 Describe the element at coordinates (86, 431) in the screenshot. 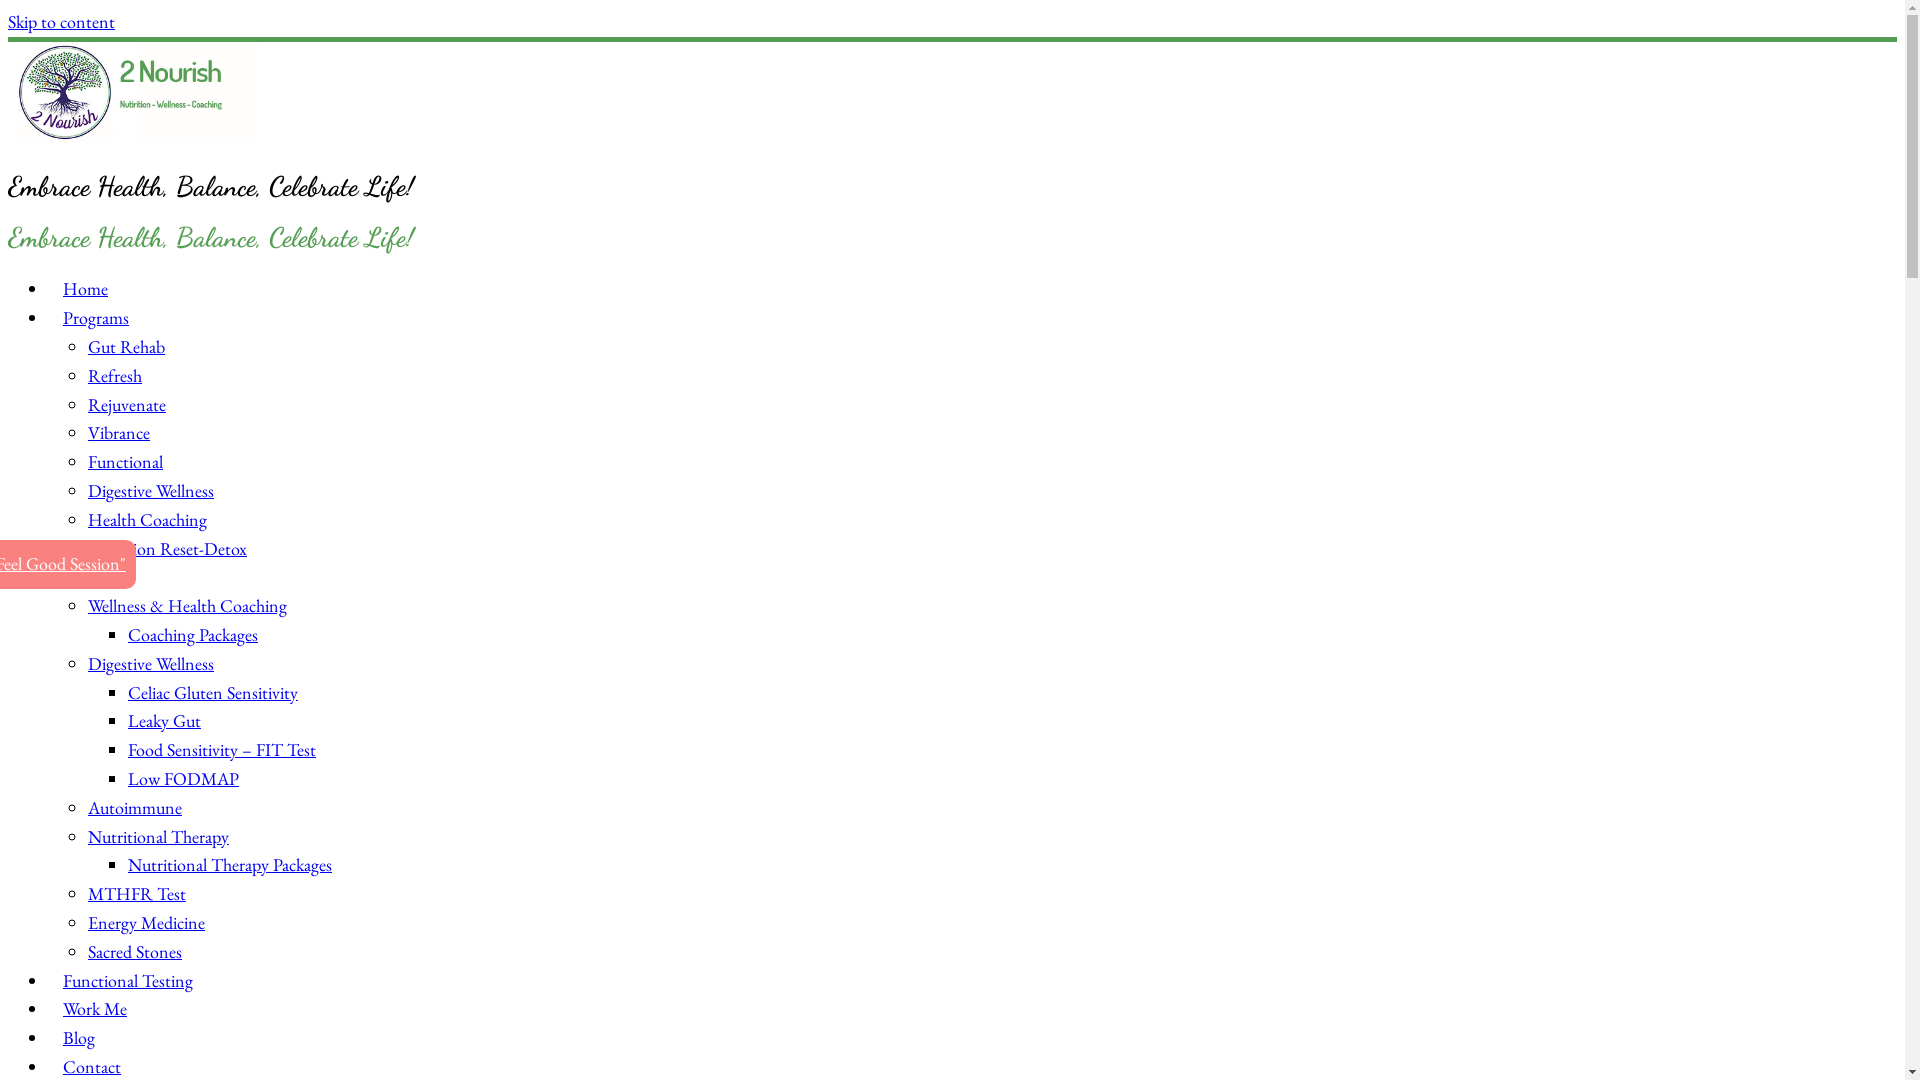

I see `'Vibrance'` at that location.